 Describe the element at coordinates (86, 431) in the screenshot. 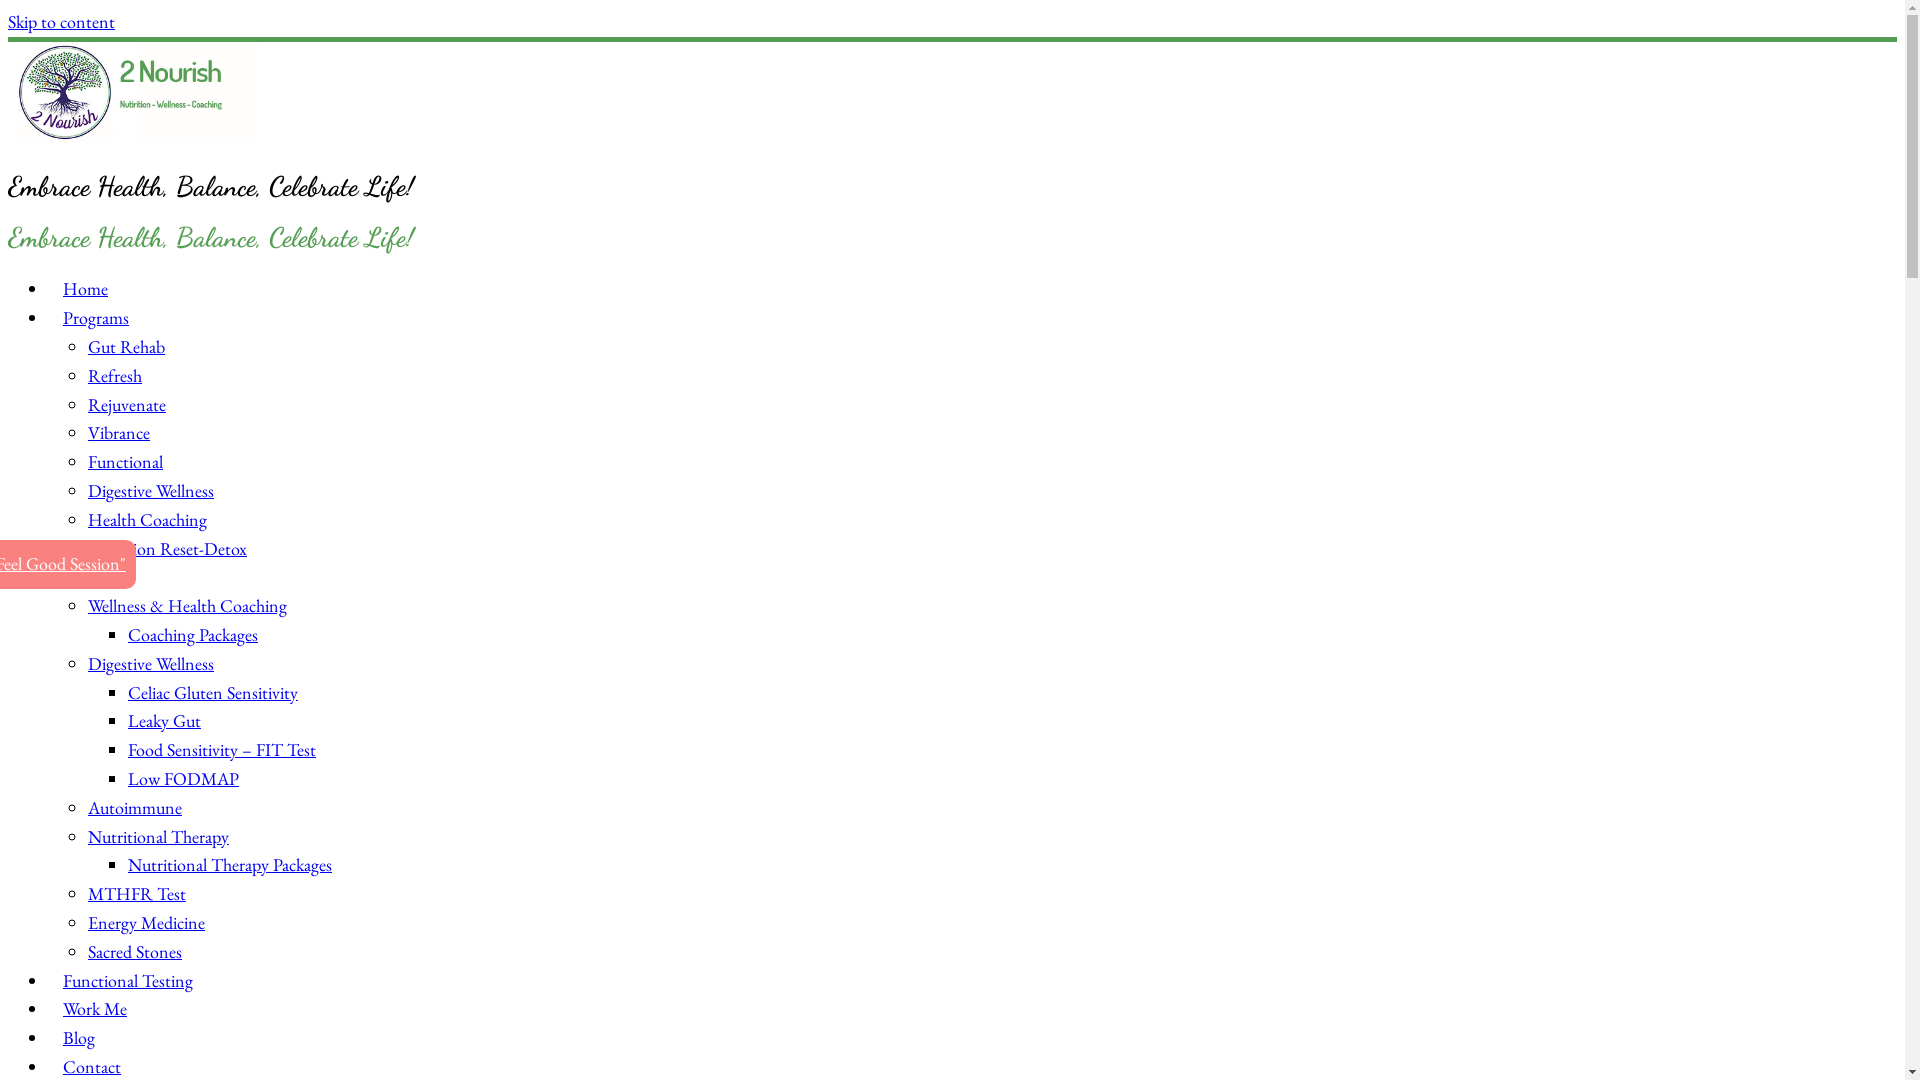

I see `'Vibrance'` at that location.